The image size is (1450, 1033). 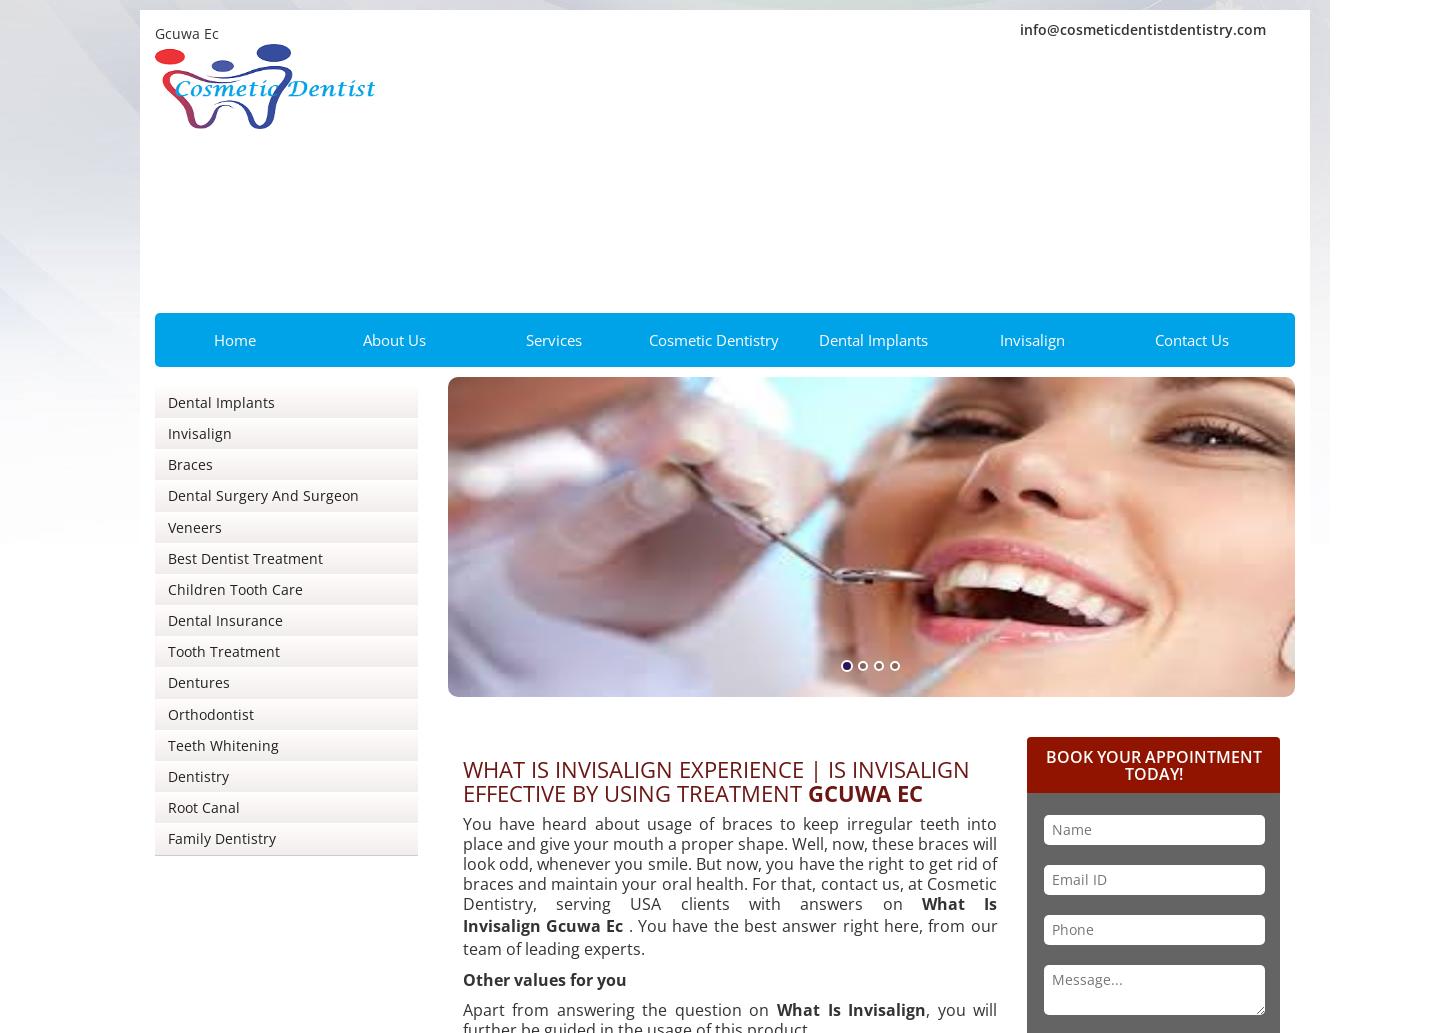 What do you see at coordinates (1142, 28) in the screenshot?
I see `'info@cosmeticdentistdentistry.com'` at bounding box center [1142, 28].